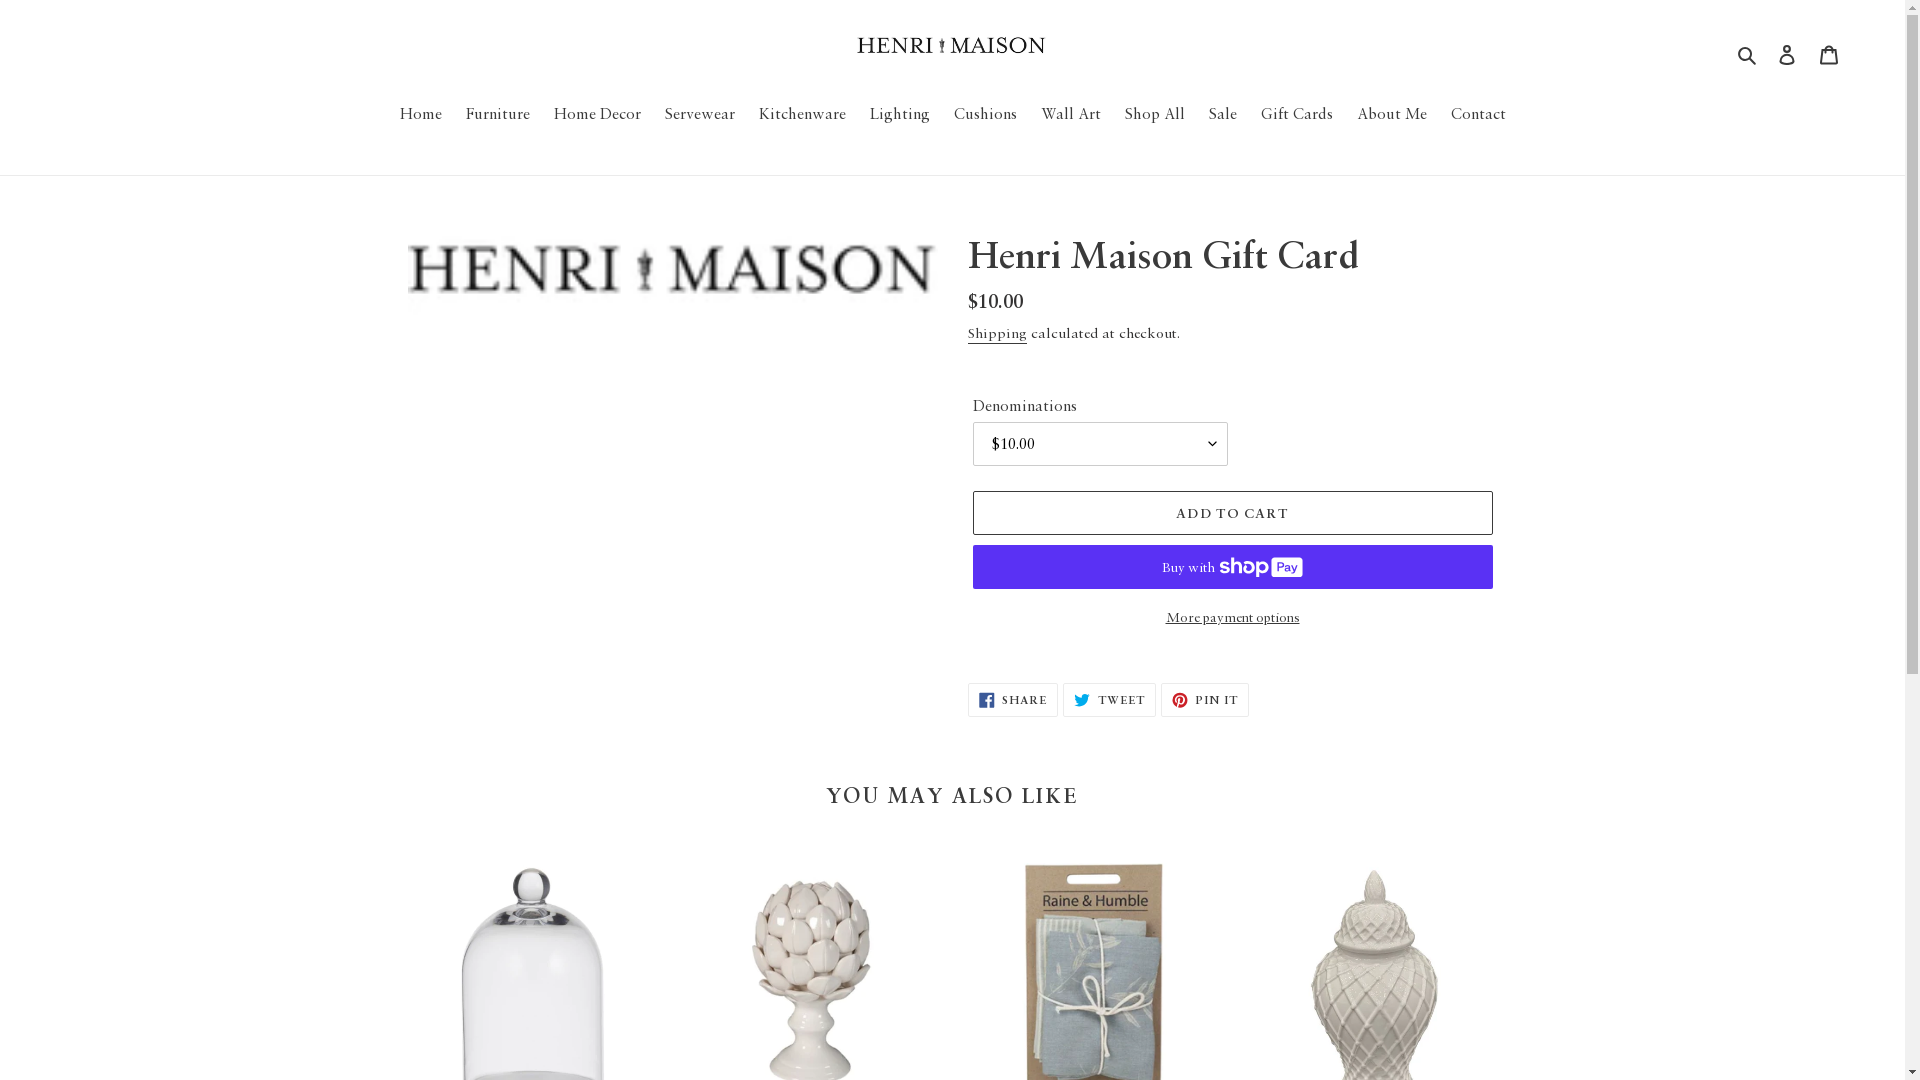  I want to click on 'Sale', so click(1221, 114).